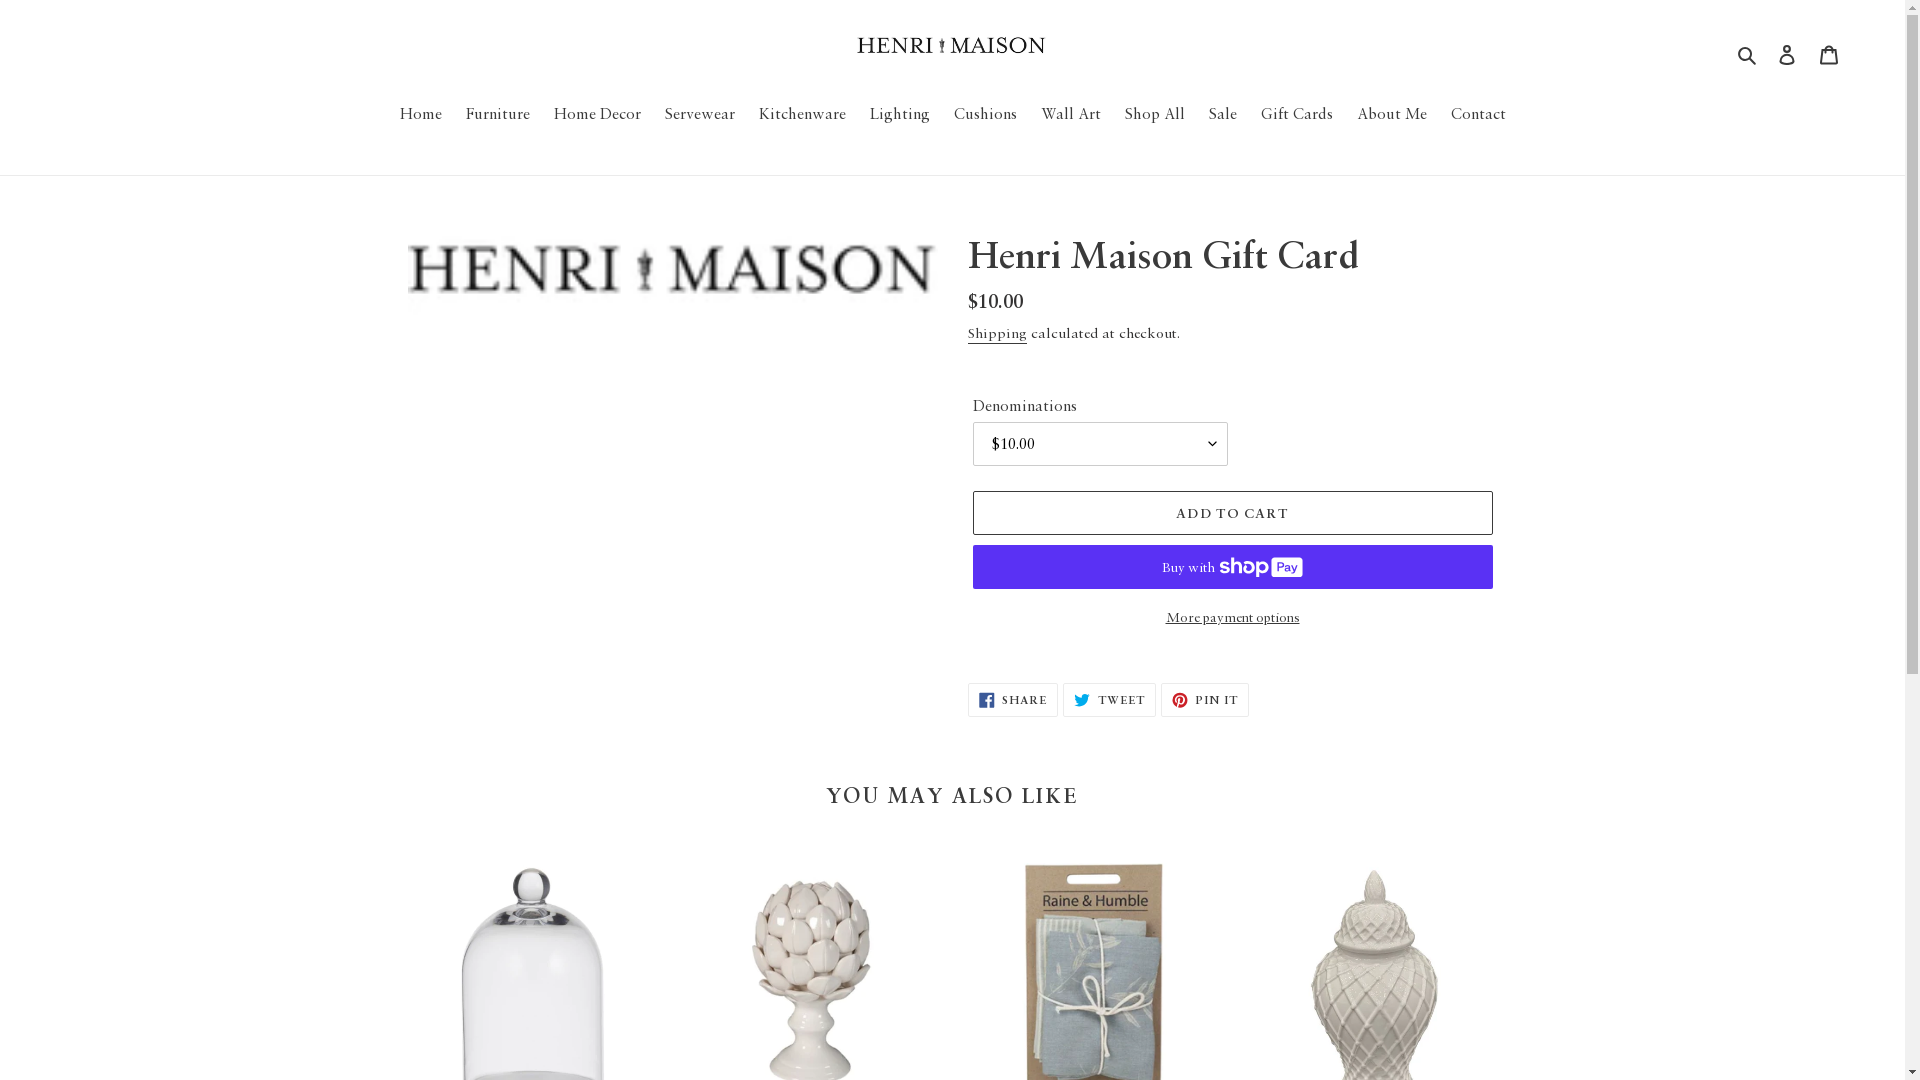  I want to click on 'Sale', so click(1221, 114).